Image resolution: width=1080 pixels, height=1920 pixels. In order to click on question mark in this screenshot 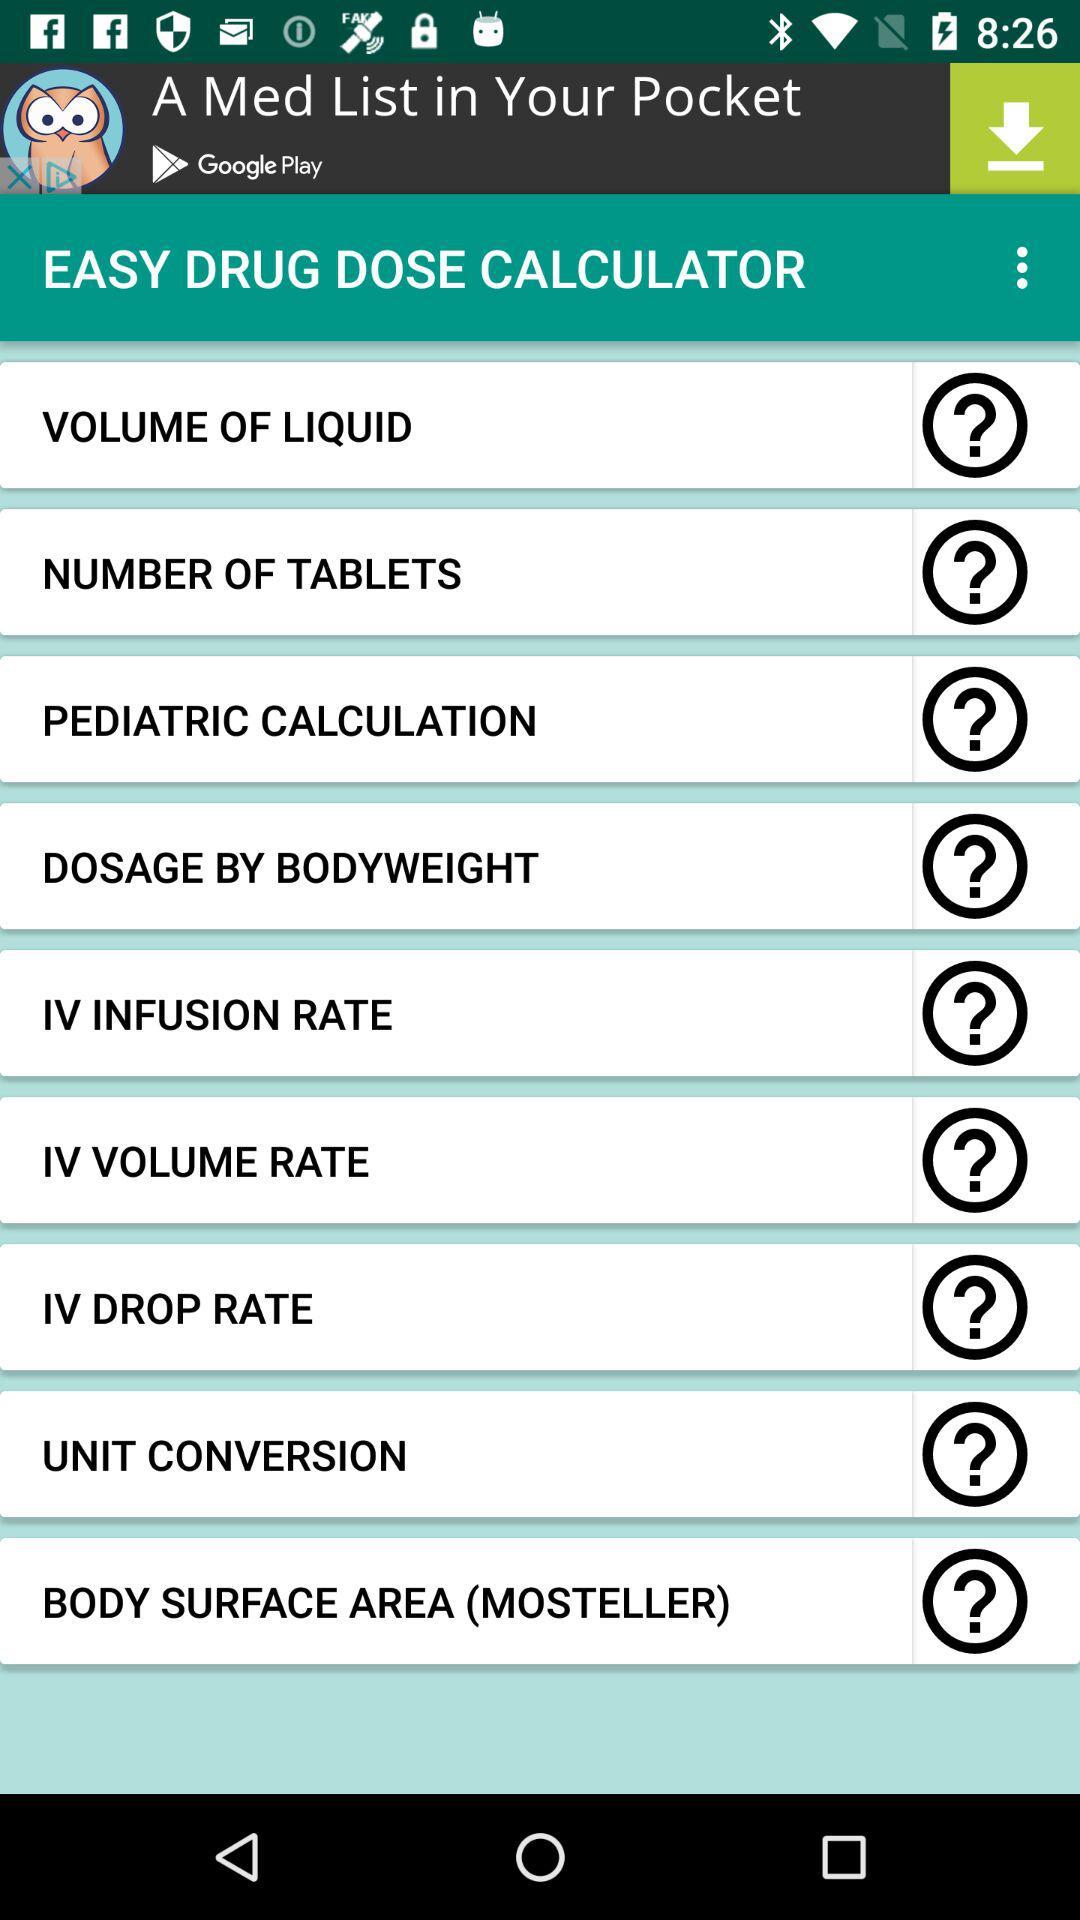, I will do `click(974, 866)`.